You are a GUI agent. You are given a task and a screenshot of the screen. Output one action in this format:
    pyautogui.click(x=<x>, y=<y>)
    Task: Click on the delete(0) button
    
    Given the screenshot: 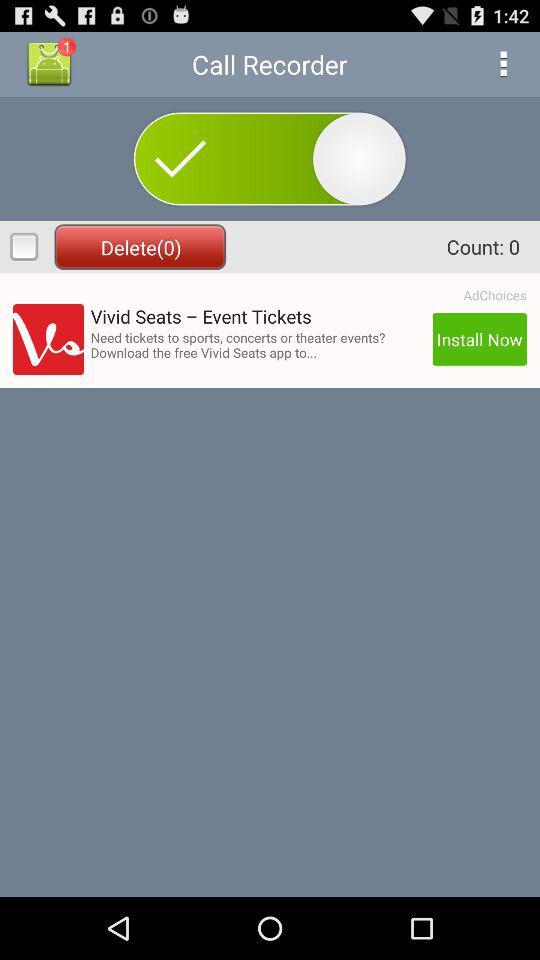 What is the action you would take?
    pyautogui.click(x=139, y=246)
    